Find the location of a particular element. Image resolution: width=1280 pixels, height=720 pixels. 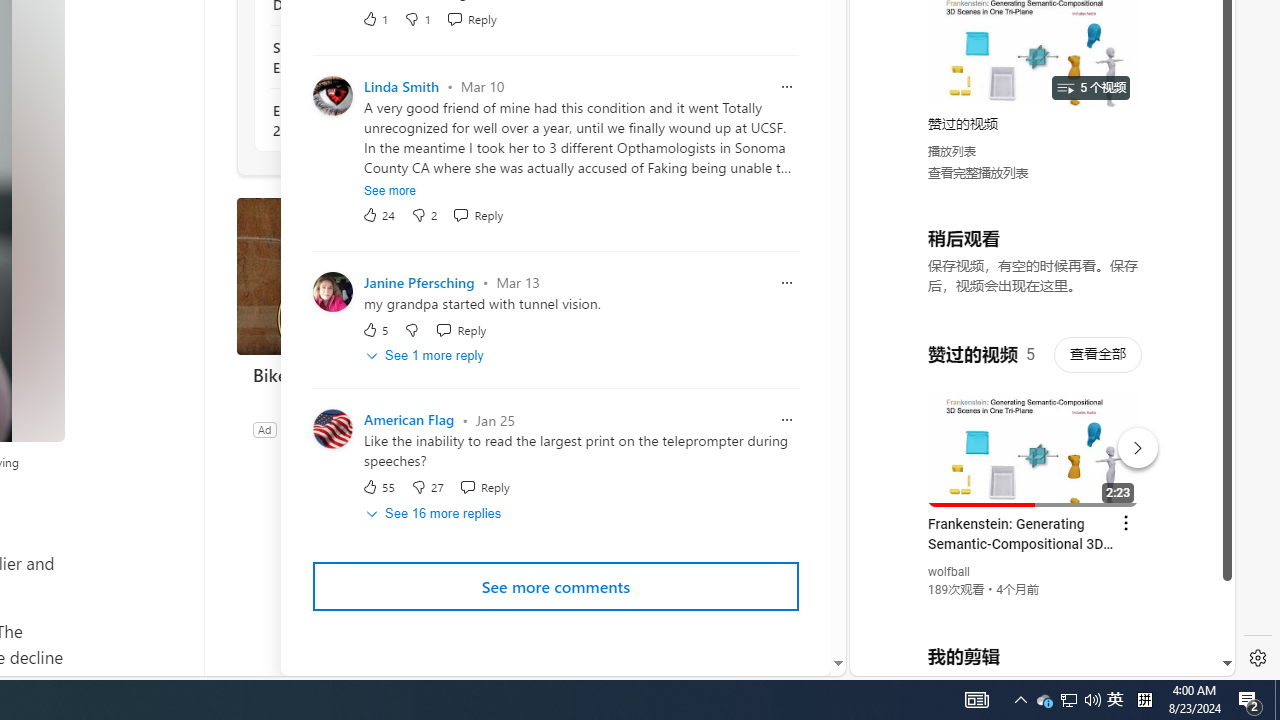

'See 1 more reply' is located at coordinates (425, 355).